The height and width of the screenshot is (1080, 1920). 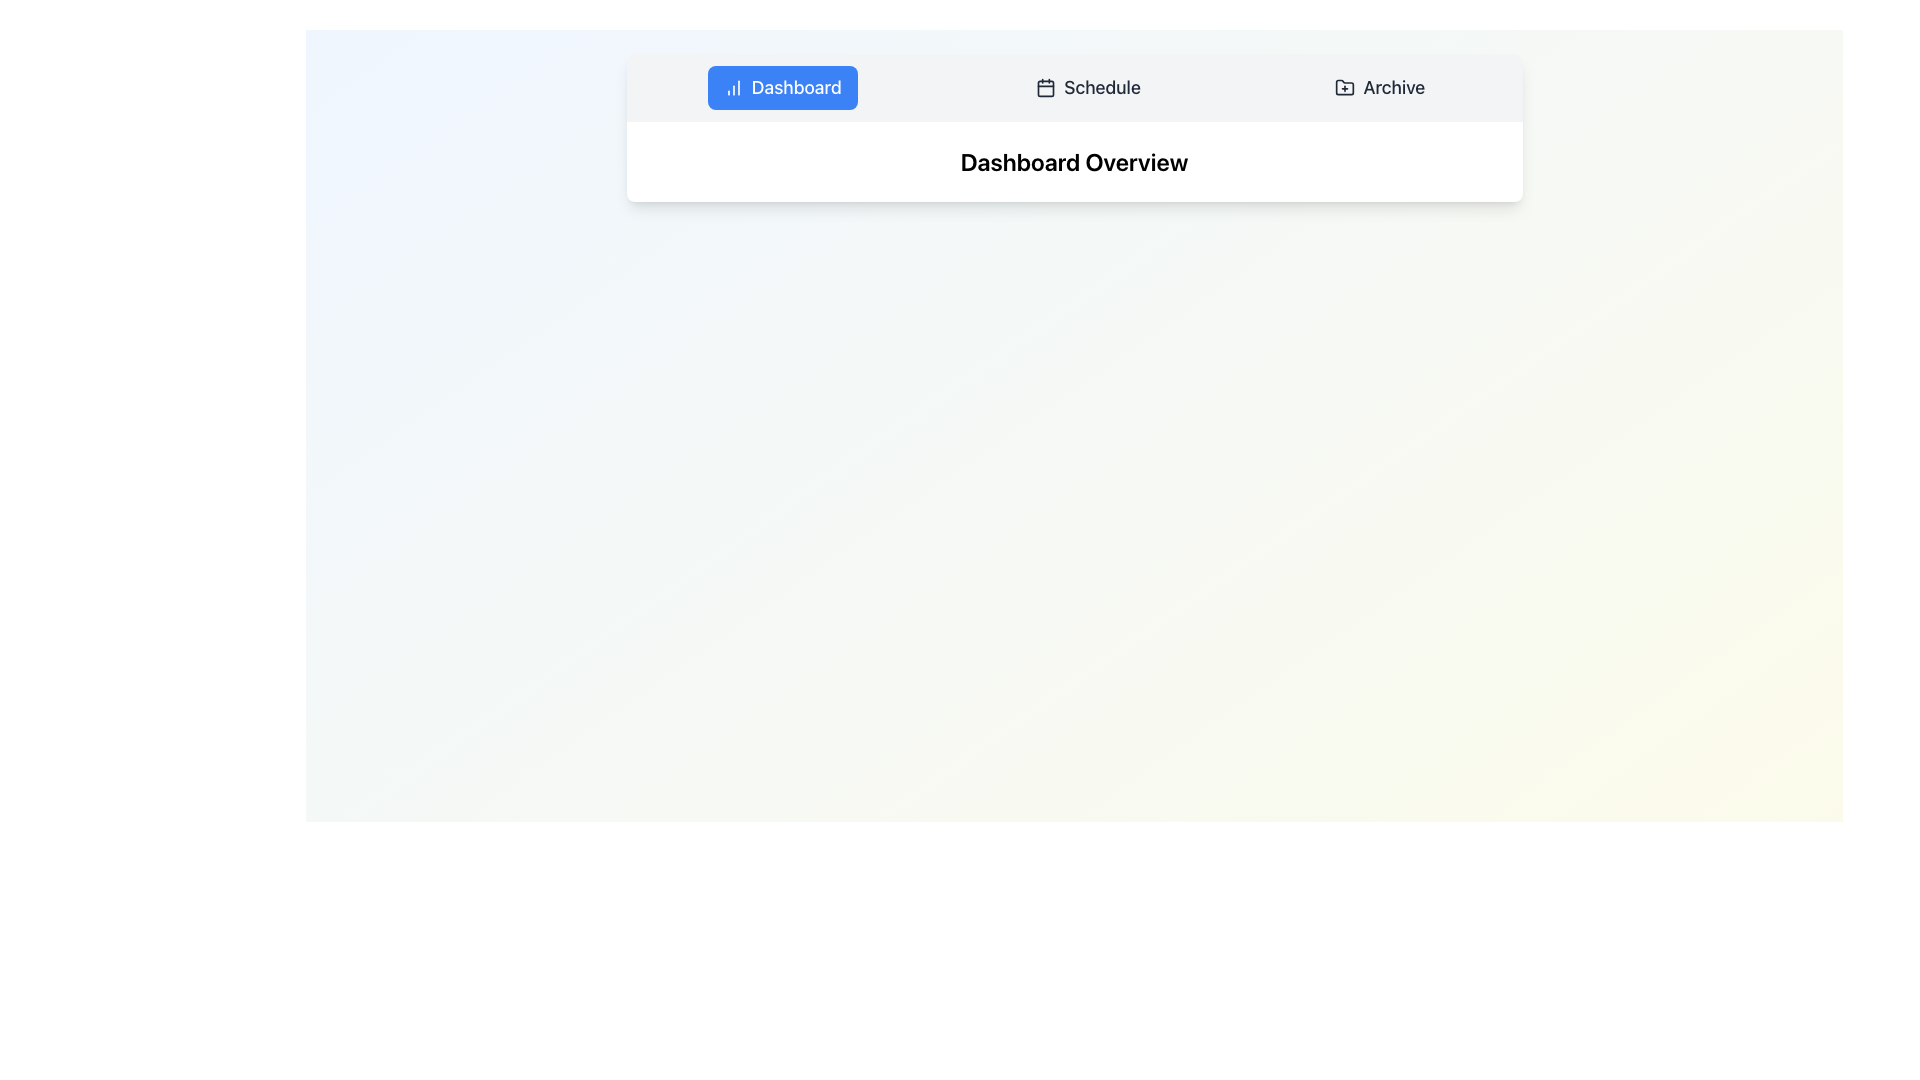 I want to click on the heading 'Dashboard Overview' which is centrally located in the panel beneath the navigation bar, so click(x=1073, y=161).